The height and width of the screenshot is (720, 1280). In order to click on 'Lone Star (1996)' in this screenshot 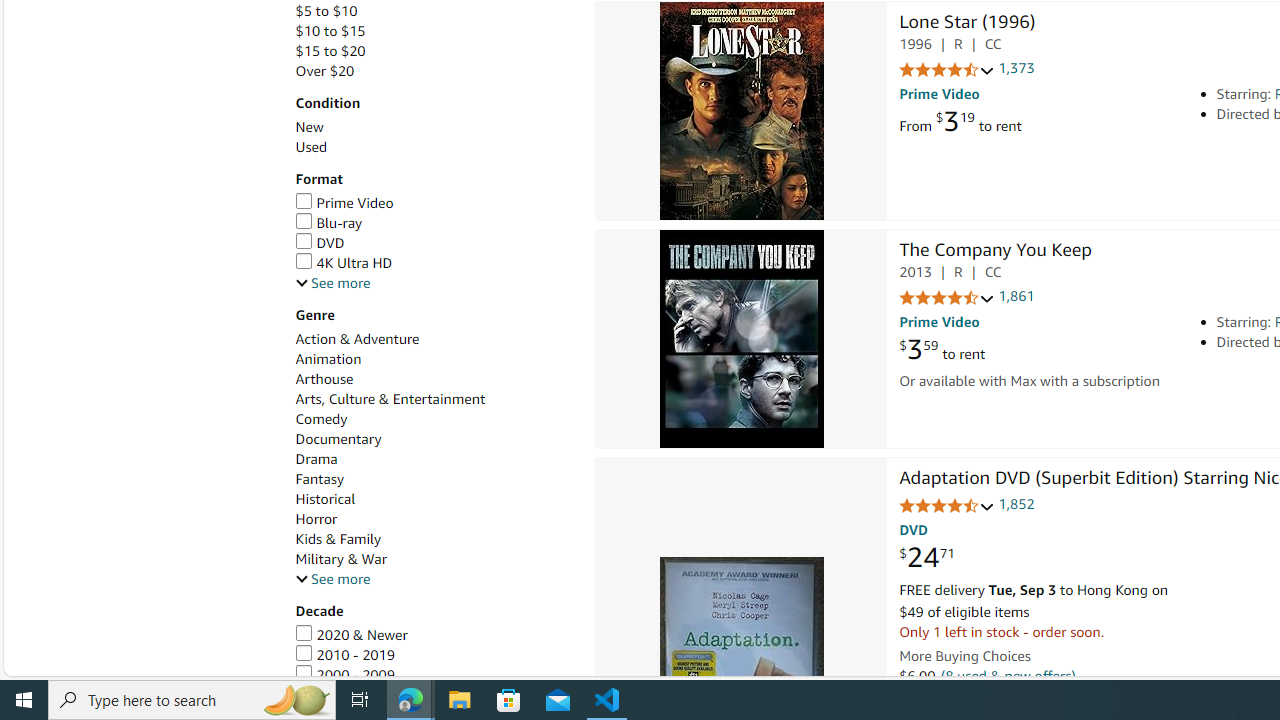, I will do `click(967, 23)`.